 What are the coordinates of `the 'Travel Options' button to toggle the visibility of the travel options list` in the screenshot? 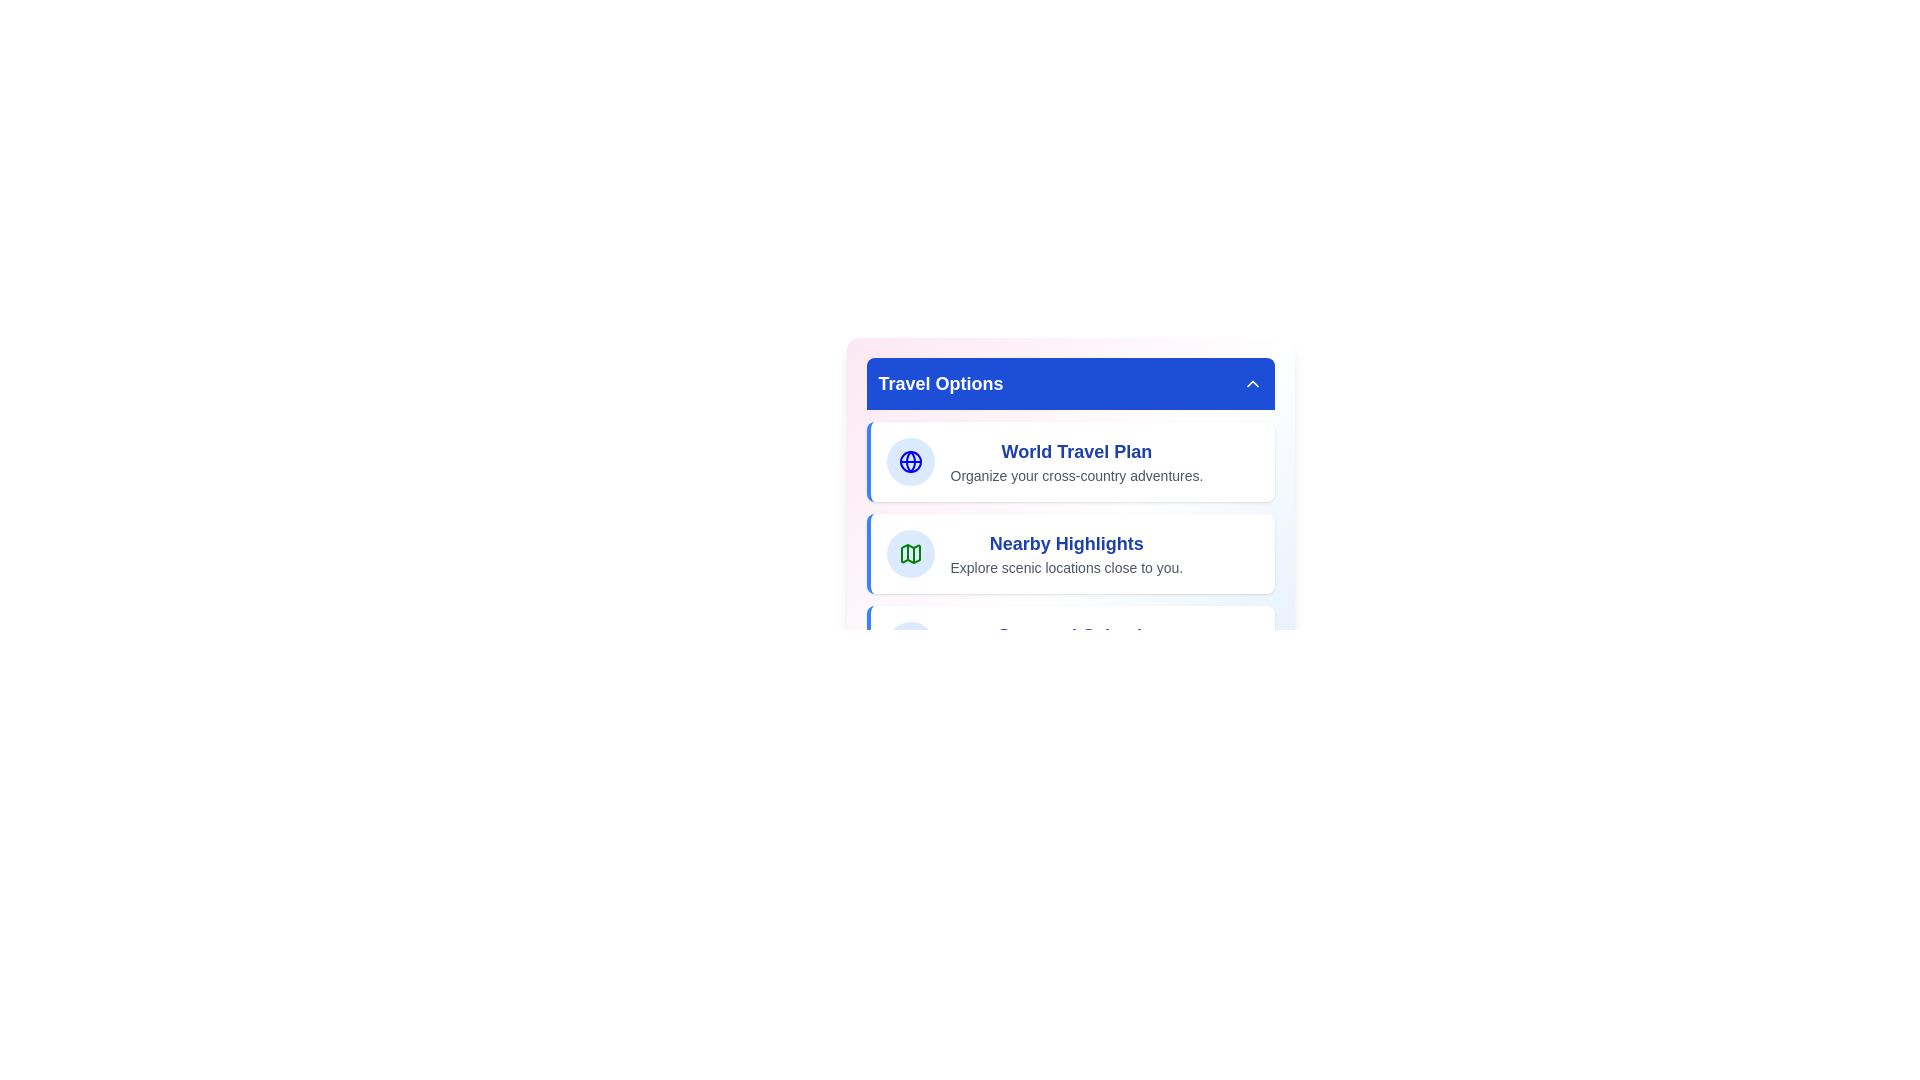 It's located at (1069, 384).